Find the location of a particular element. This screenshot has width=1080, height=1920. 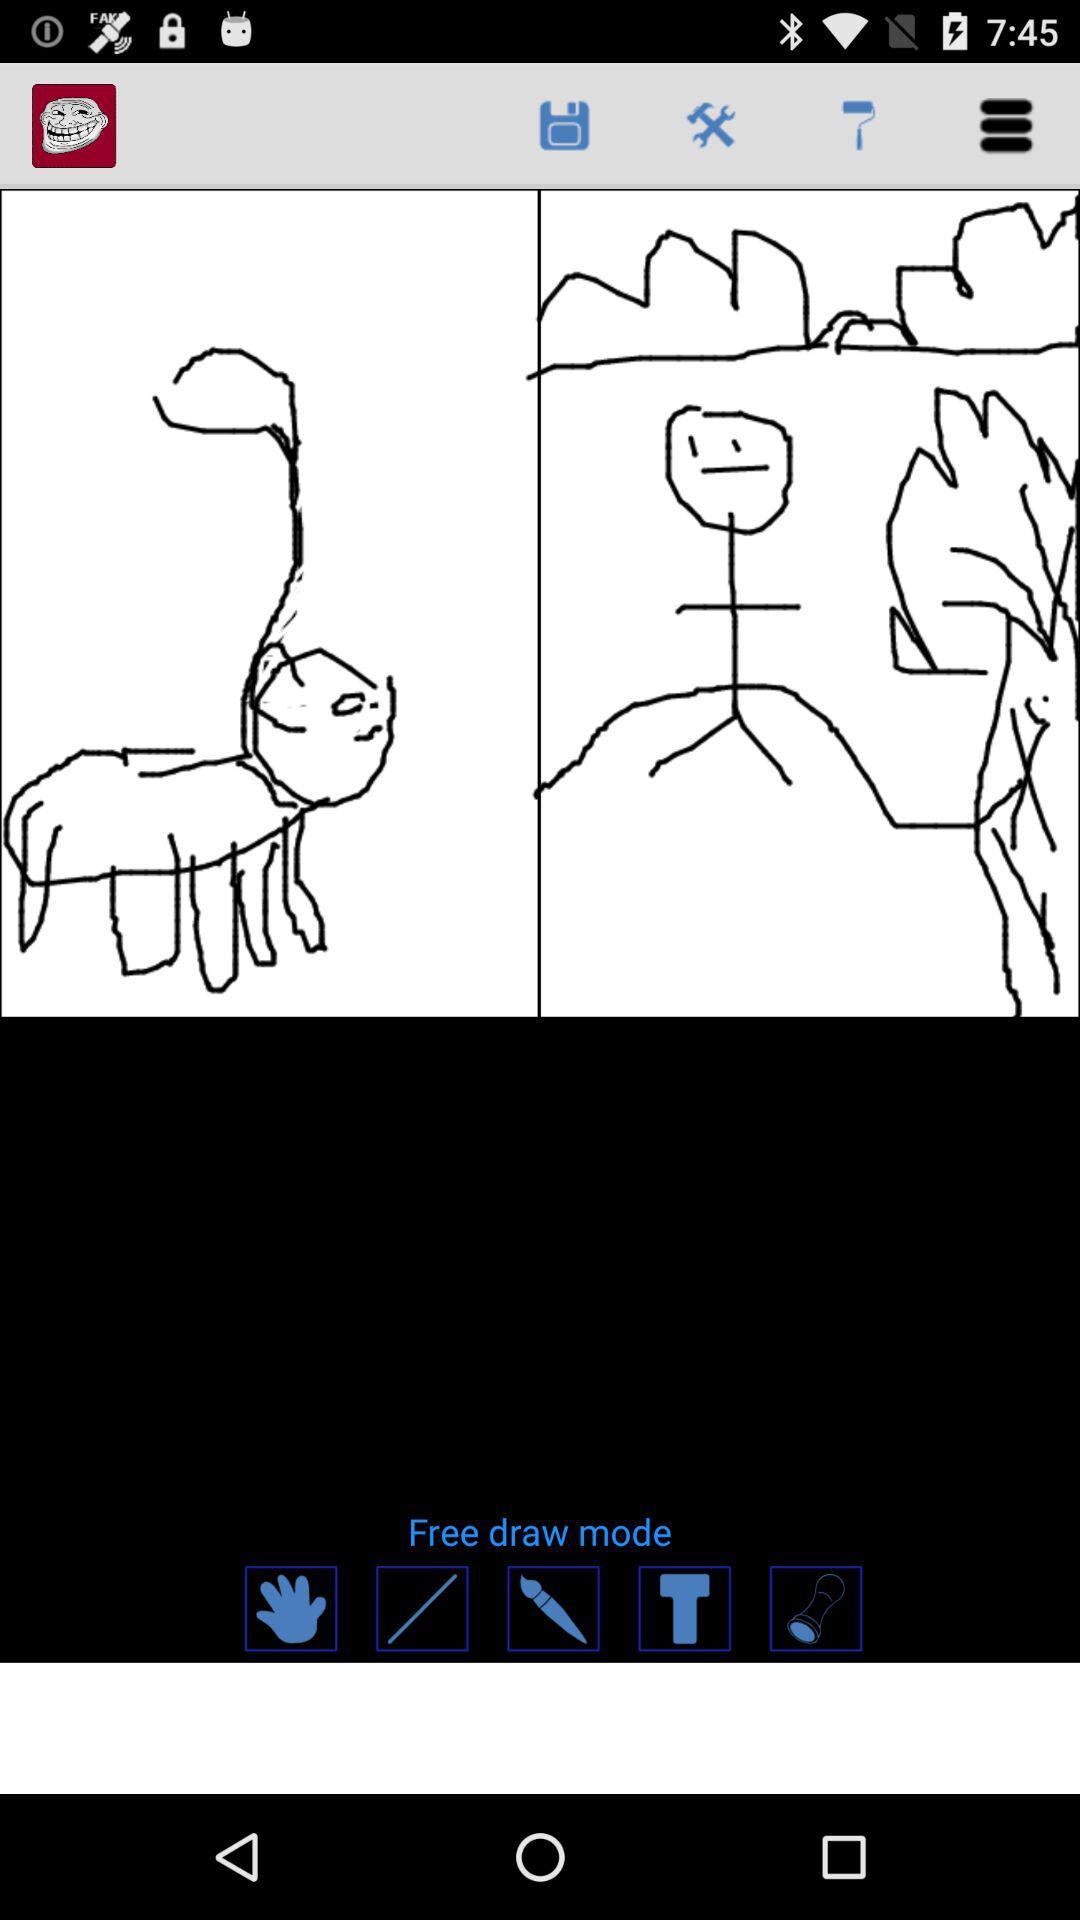

move image is located at coordinates (290, 1608).